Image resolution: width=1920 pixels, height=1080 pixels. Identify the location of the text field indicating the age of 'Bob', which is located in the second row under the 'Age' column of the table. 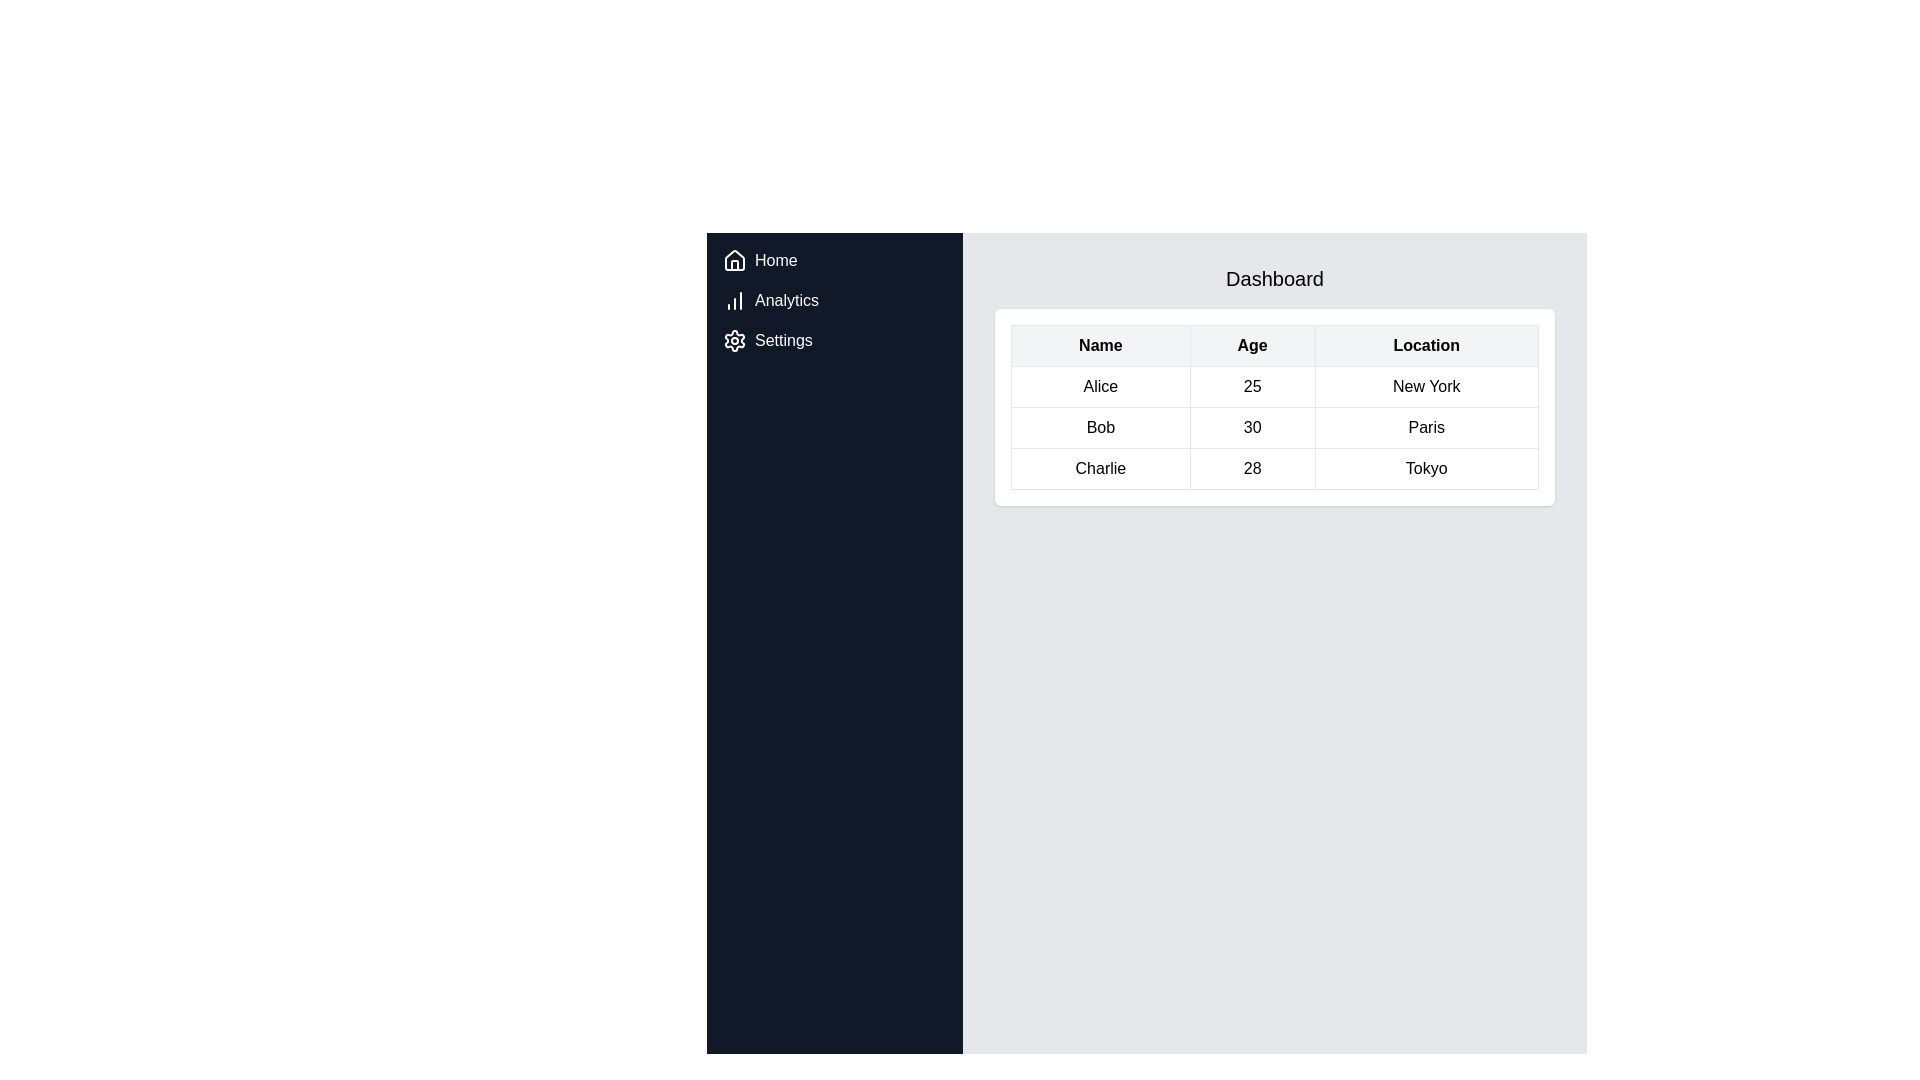
(1251, 427).